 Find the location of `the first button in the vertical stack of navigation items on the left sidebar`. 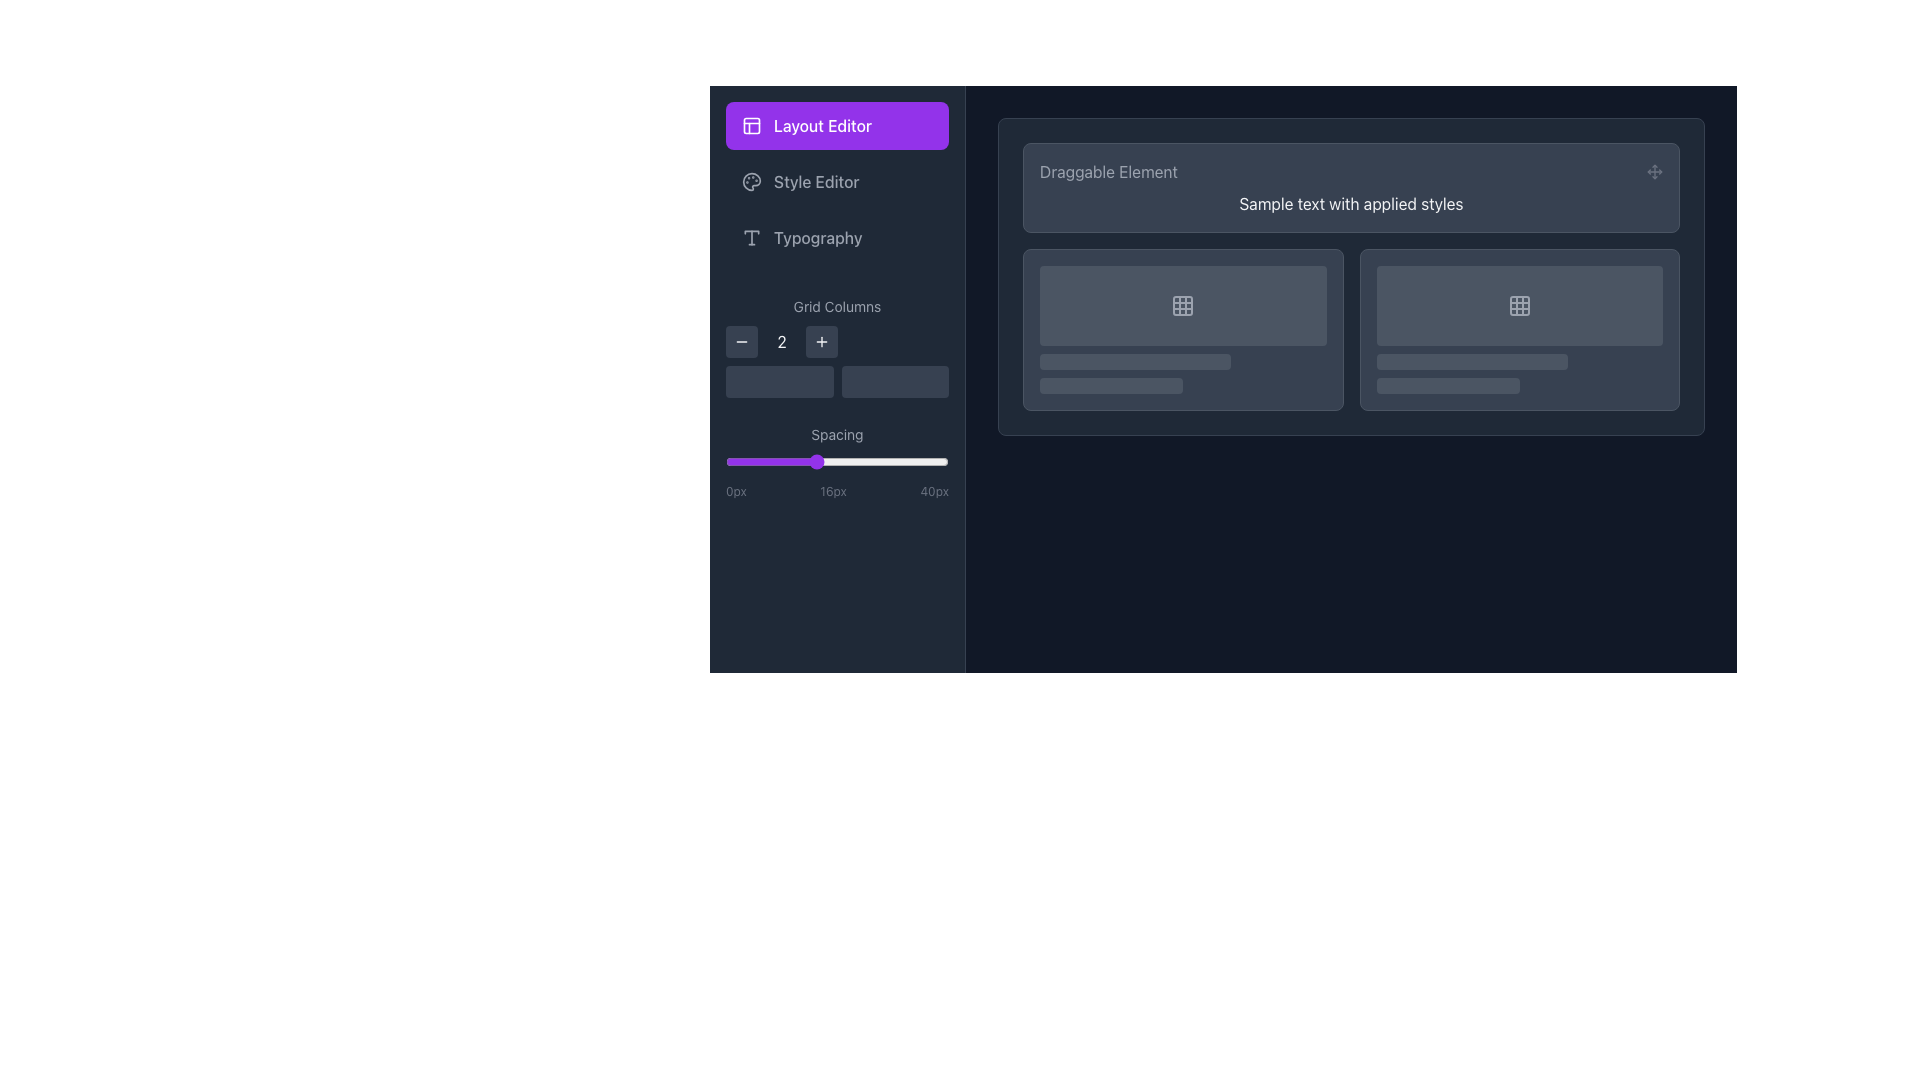

the first button in the vertical stack of navigation items on the left sidebar is located at coordinates (837, 126).